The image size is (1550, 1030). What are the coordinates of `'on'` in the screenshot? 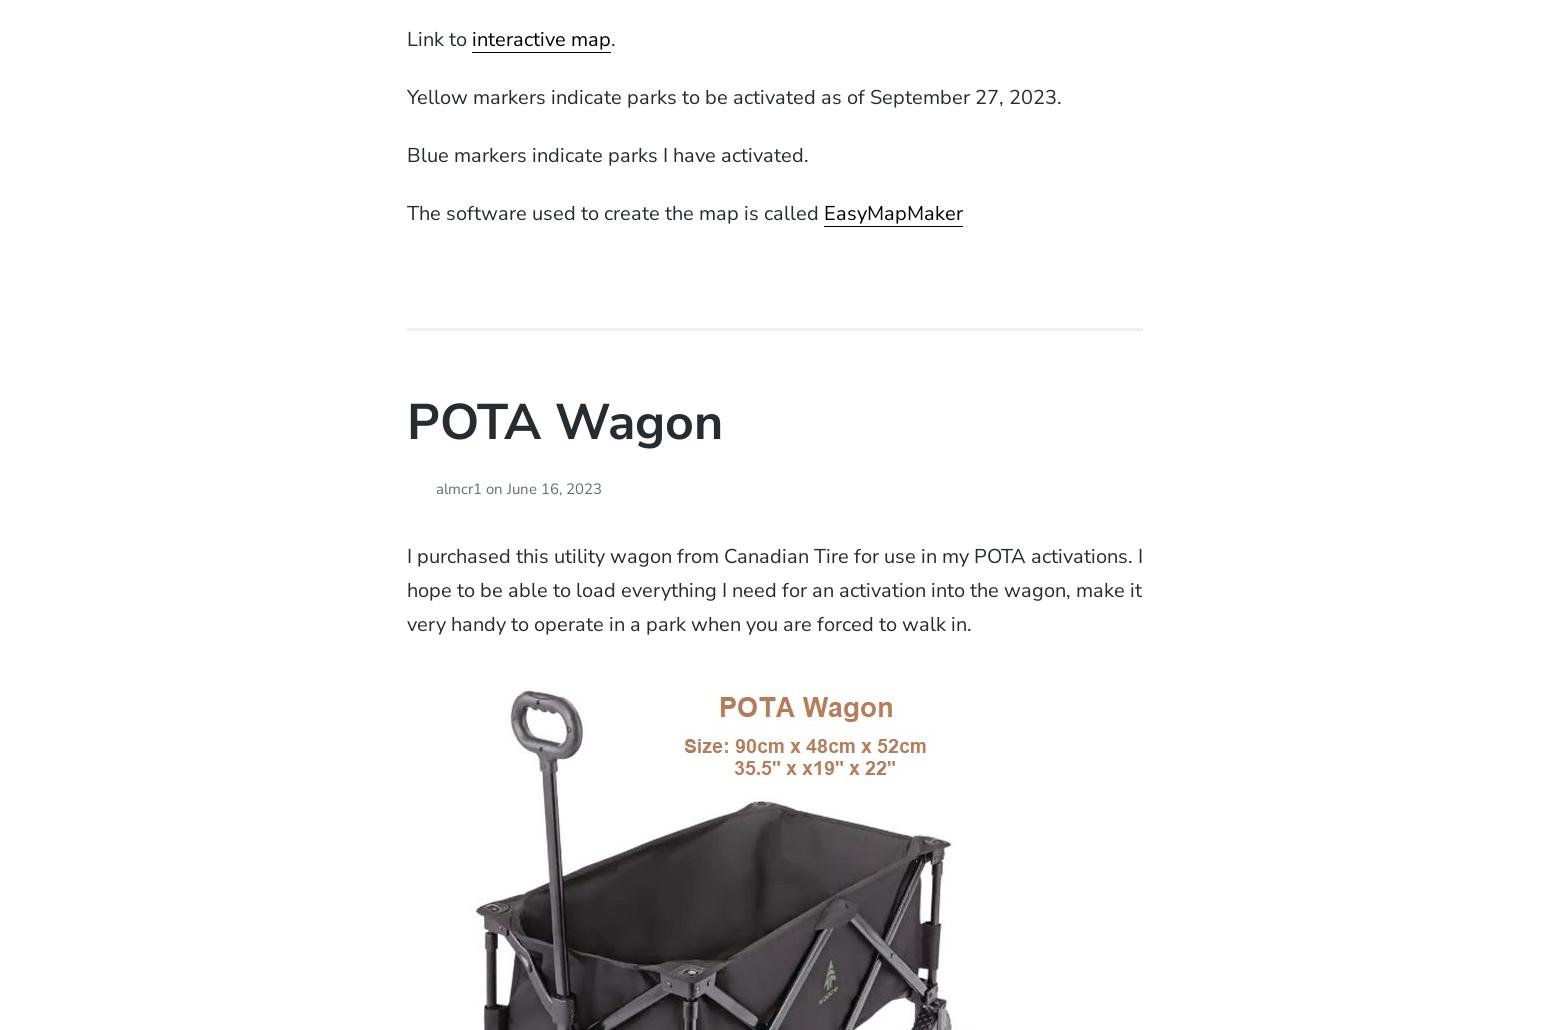 It's located at (492, 488).